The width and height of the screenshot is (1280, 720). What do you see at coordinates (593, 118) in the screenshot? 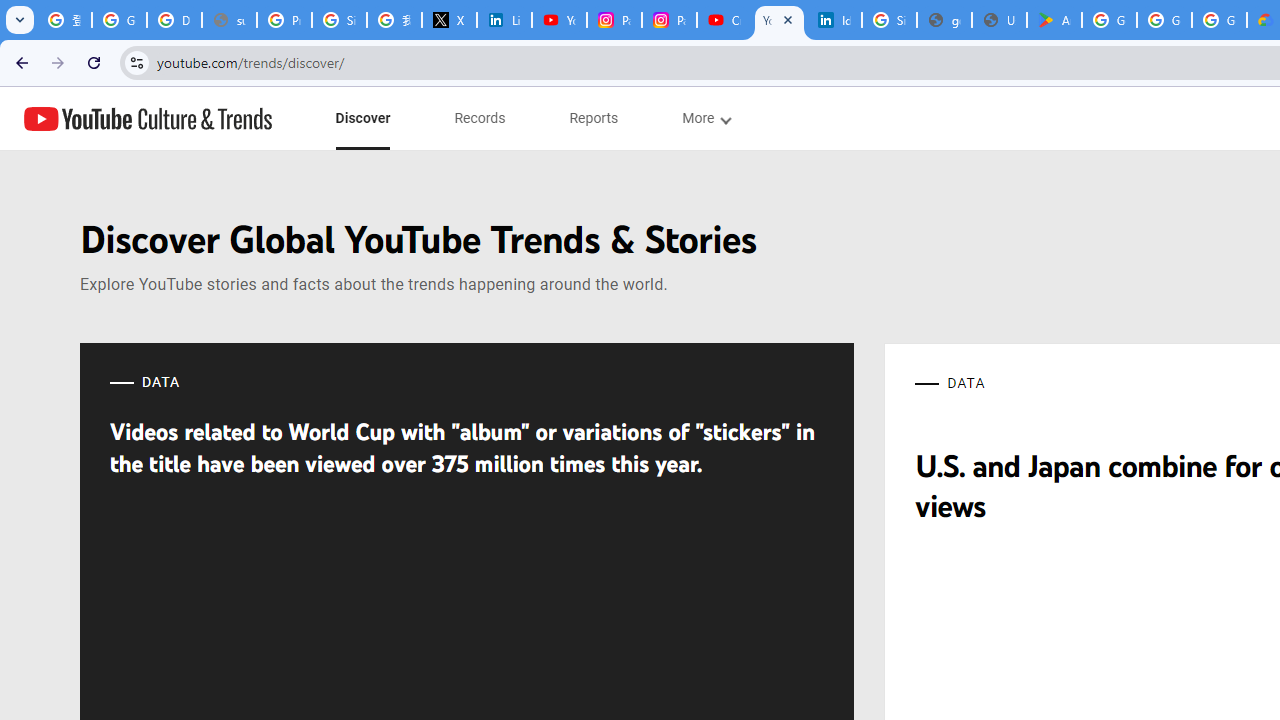
I see `'subnav-Reports menupopup'` at bounding box center [593, 118].